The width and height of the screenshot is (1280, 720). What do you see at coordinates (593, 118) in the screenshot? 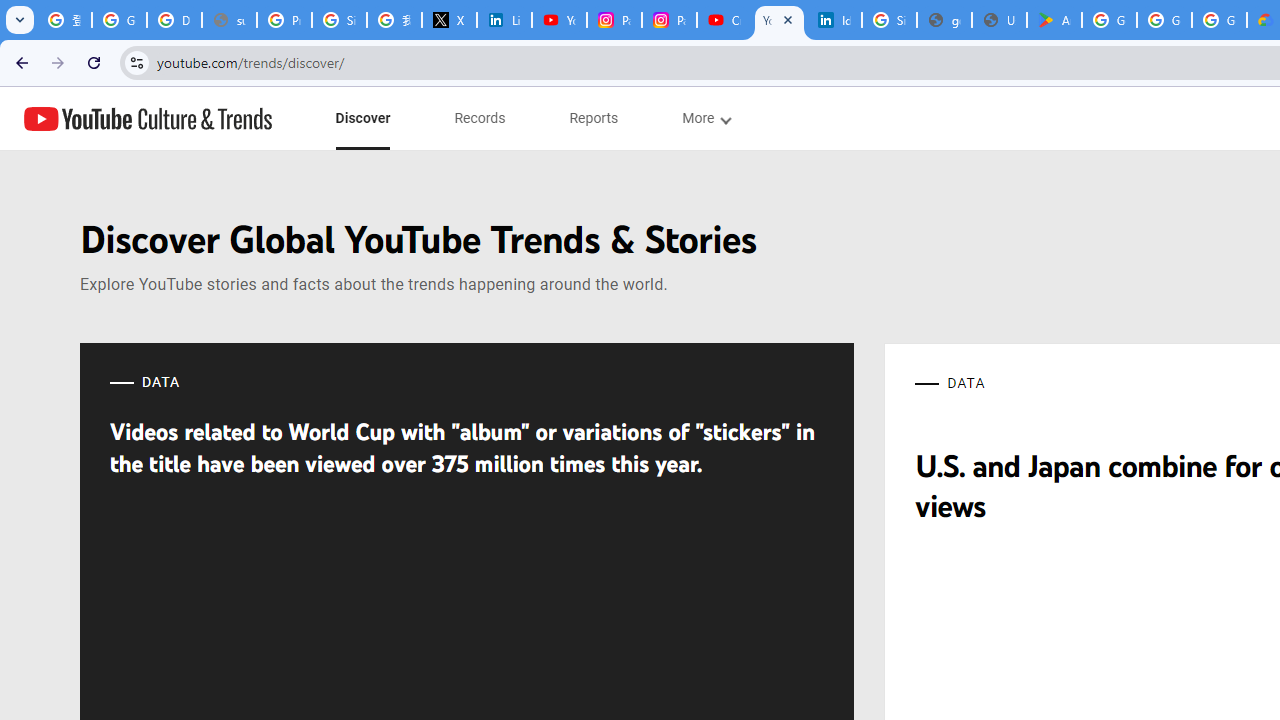
I see `'subnav-Reports menupopup'` at bounding box center [593, 118].